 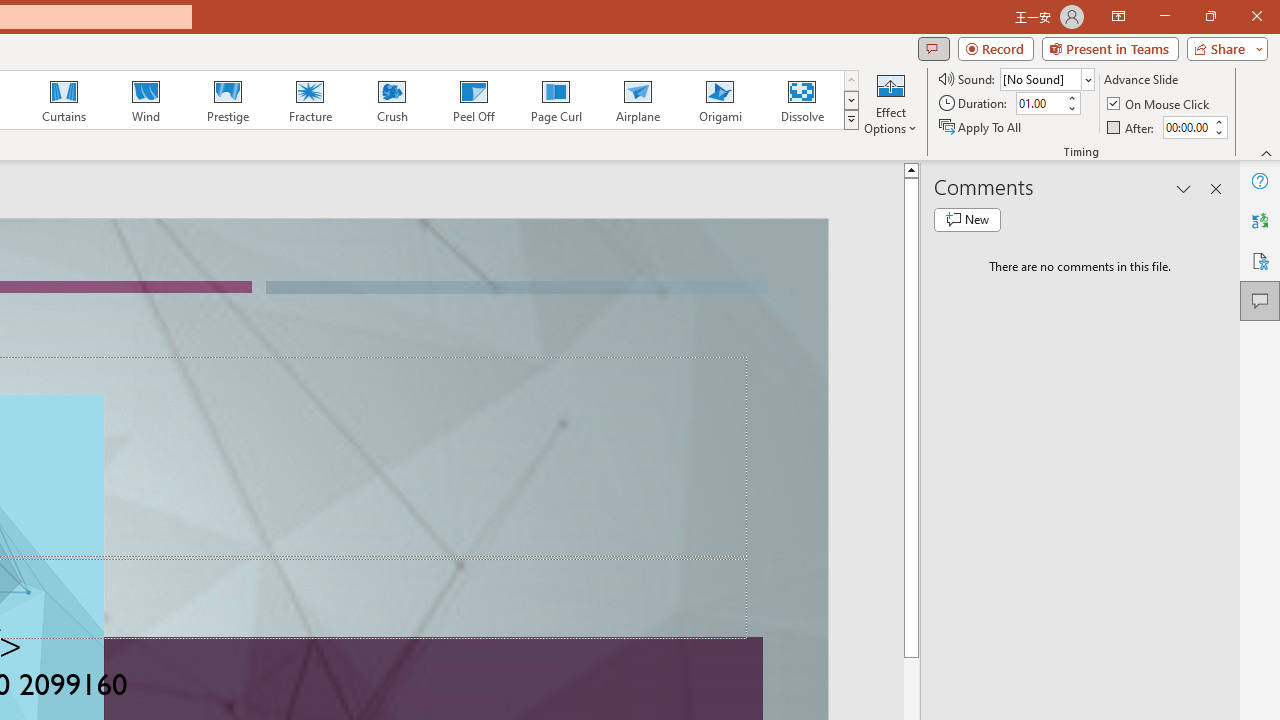 What do you see at coordinates (1159, 103) in the screenshot?
I see `'On Mouse Click'` at bounding box center [1159, 103].